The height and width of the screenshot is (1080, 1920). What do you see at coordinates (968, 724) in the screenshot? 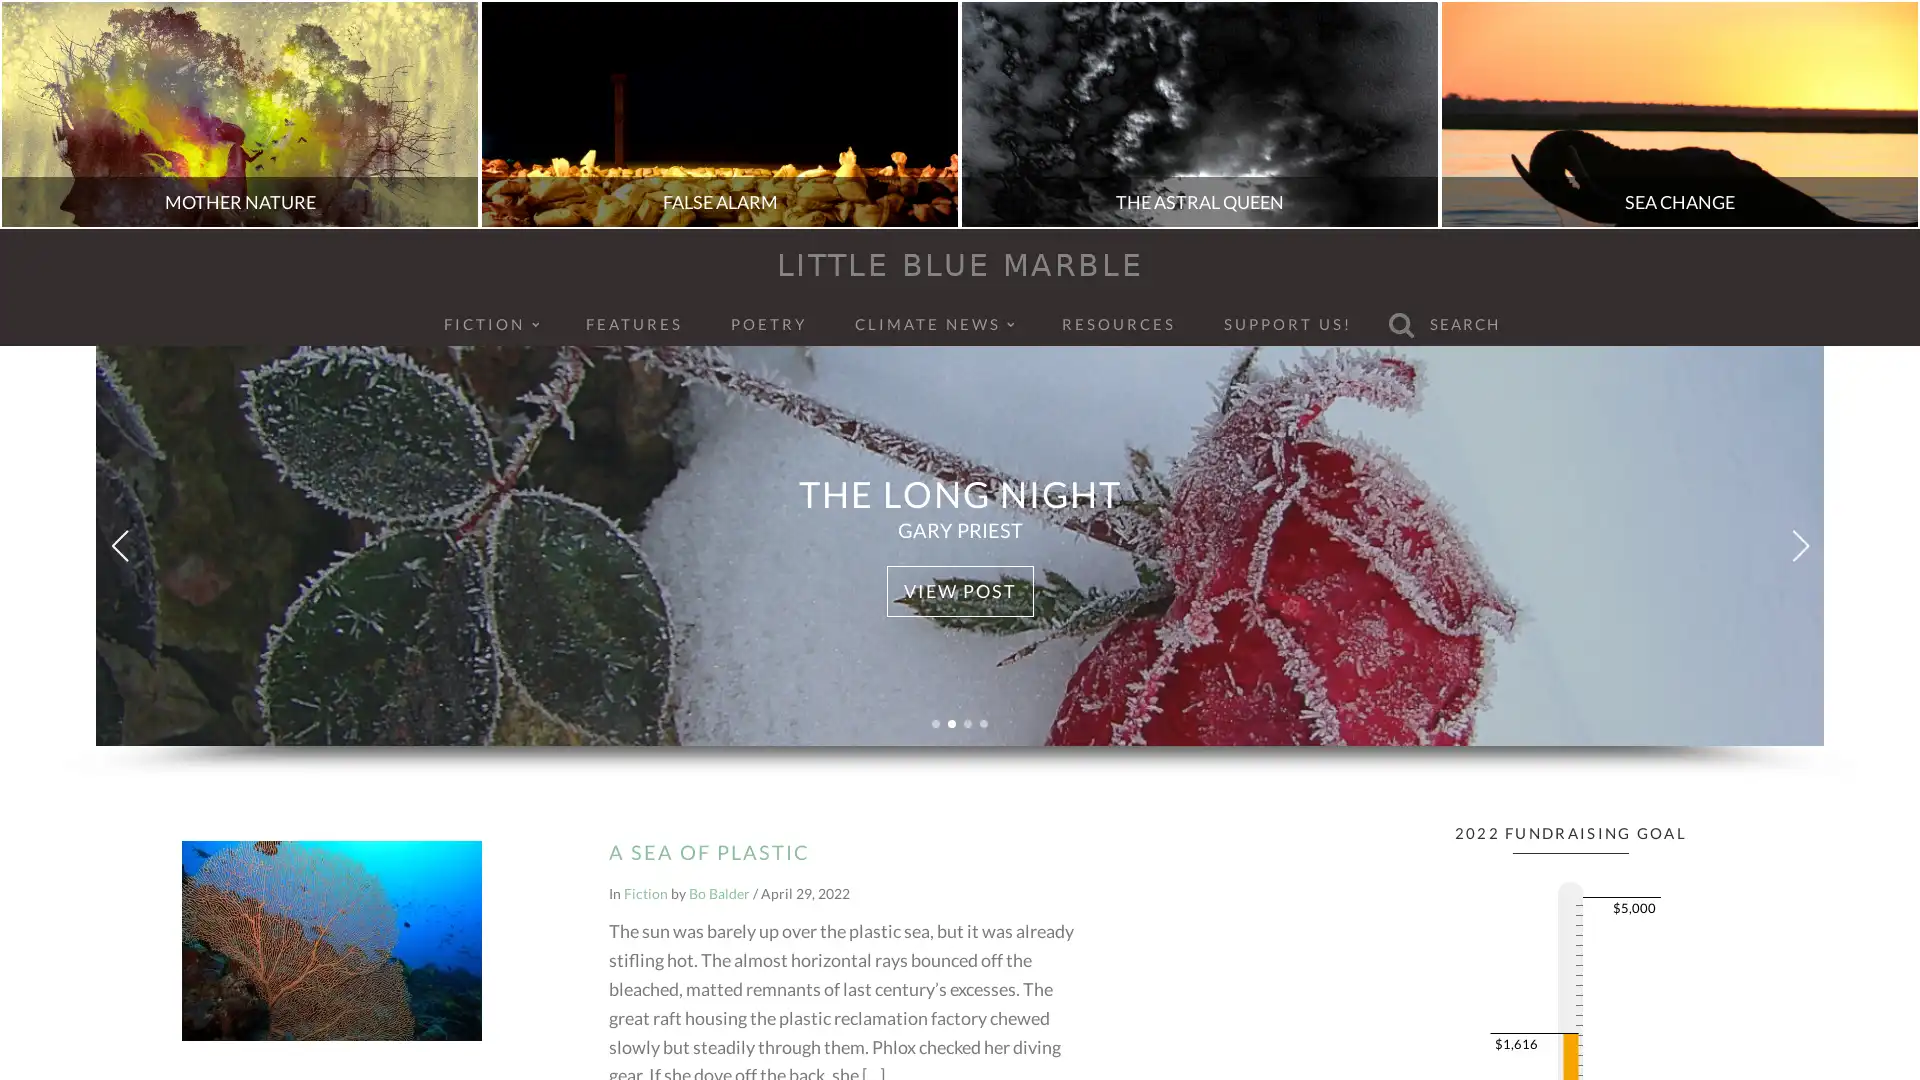
I see `Go to slide 3` at bounding box center [968, 724].